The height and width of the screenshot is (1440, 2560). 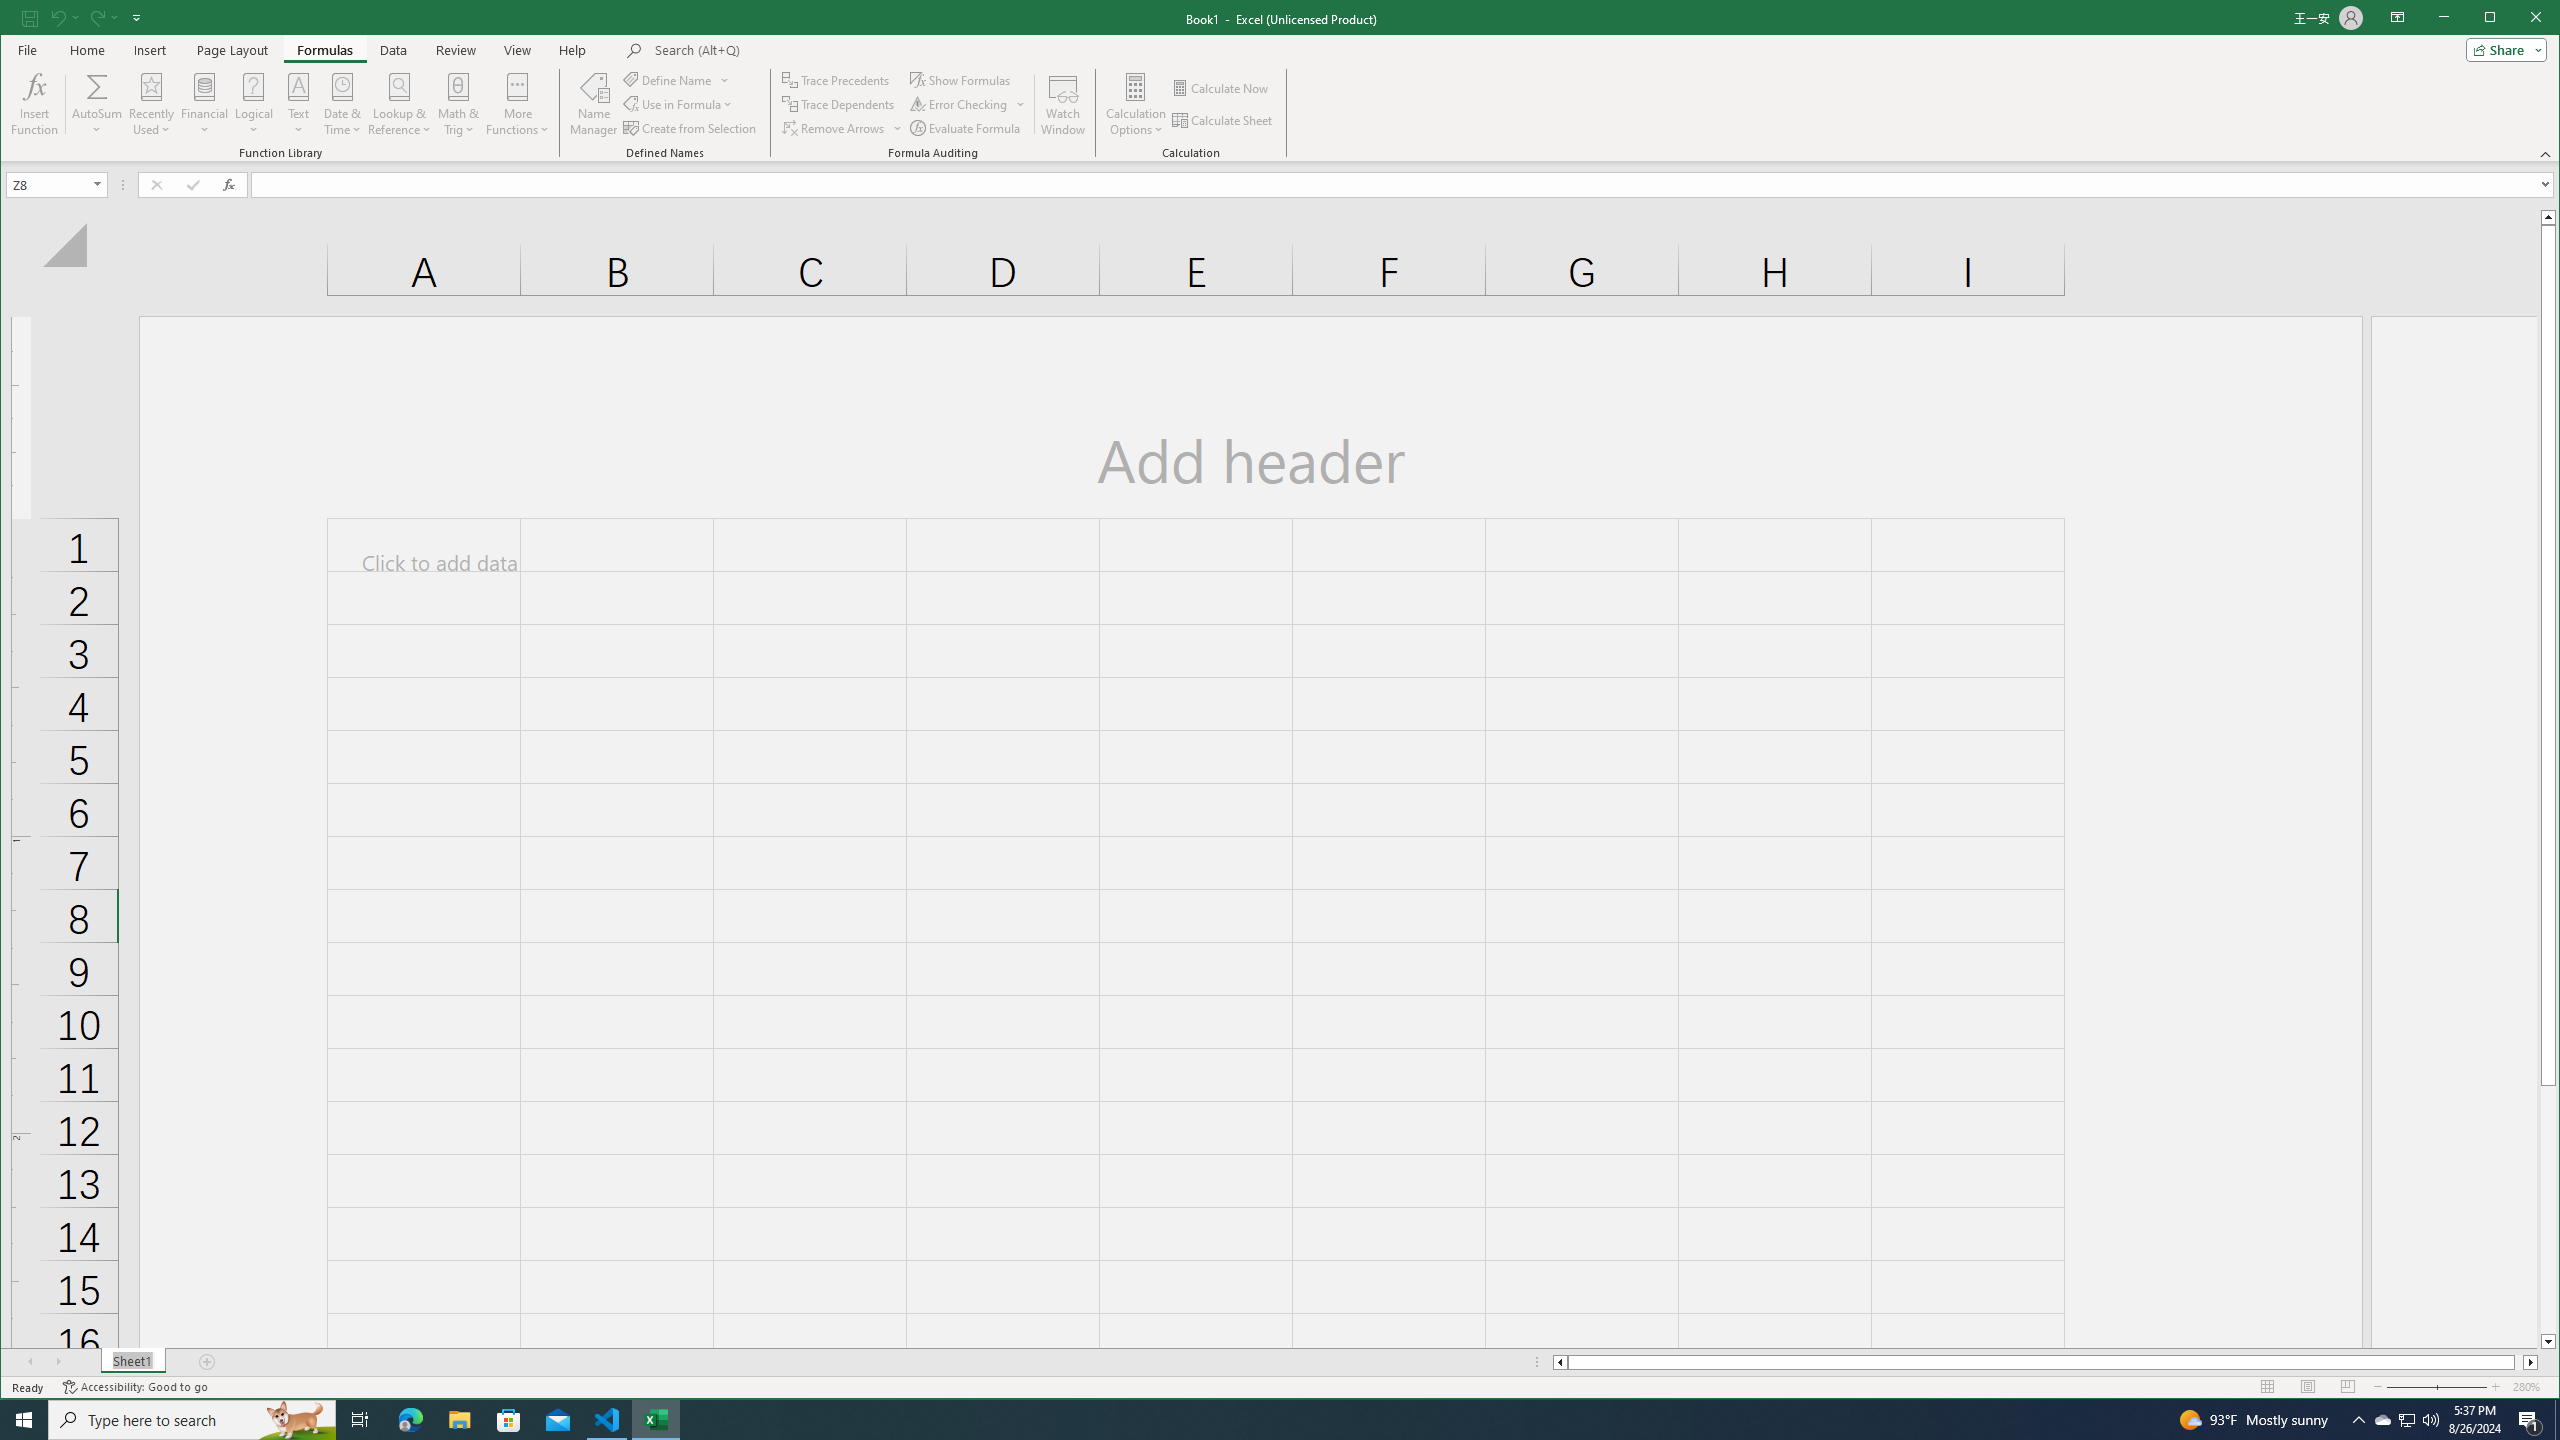 I want to click on 'Running applications', so click(x=1261, y=1418).